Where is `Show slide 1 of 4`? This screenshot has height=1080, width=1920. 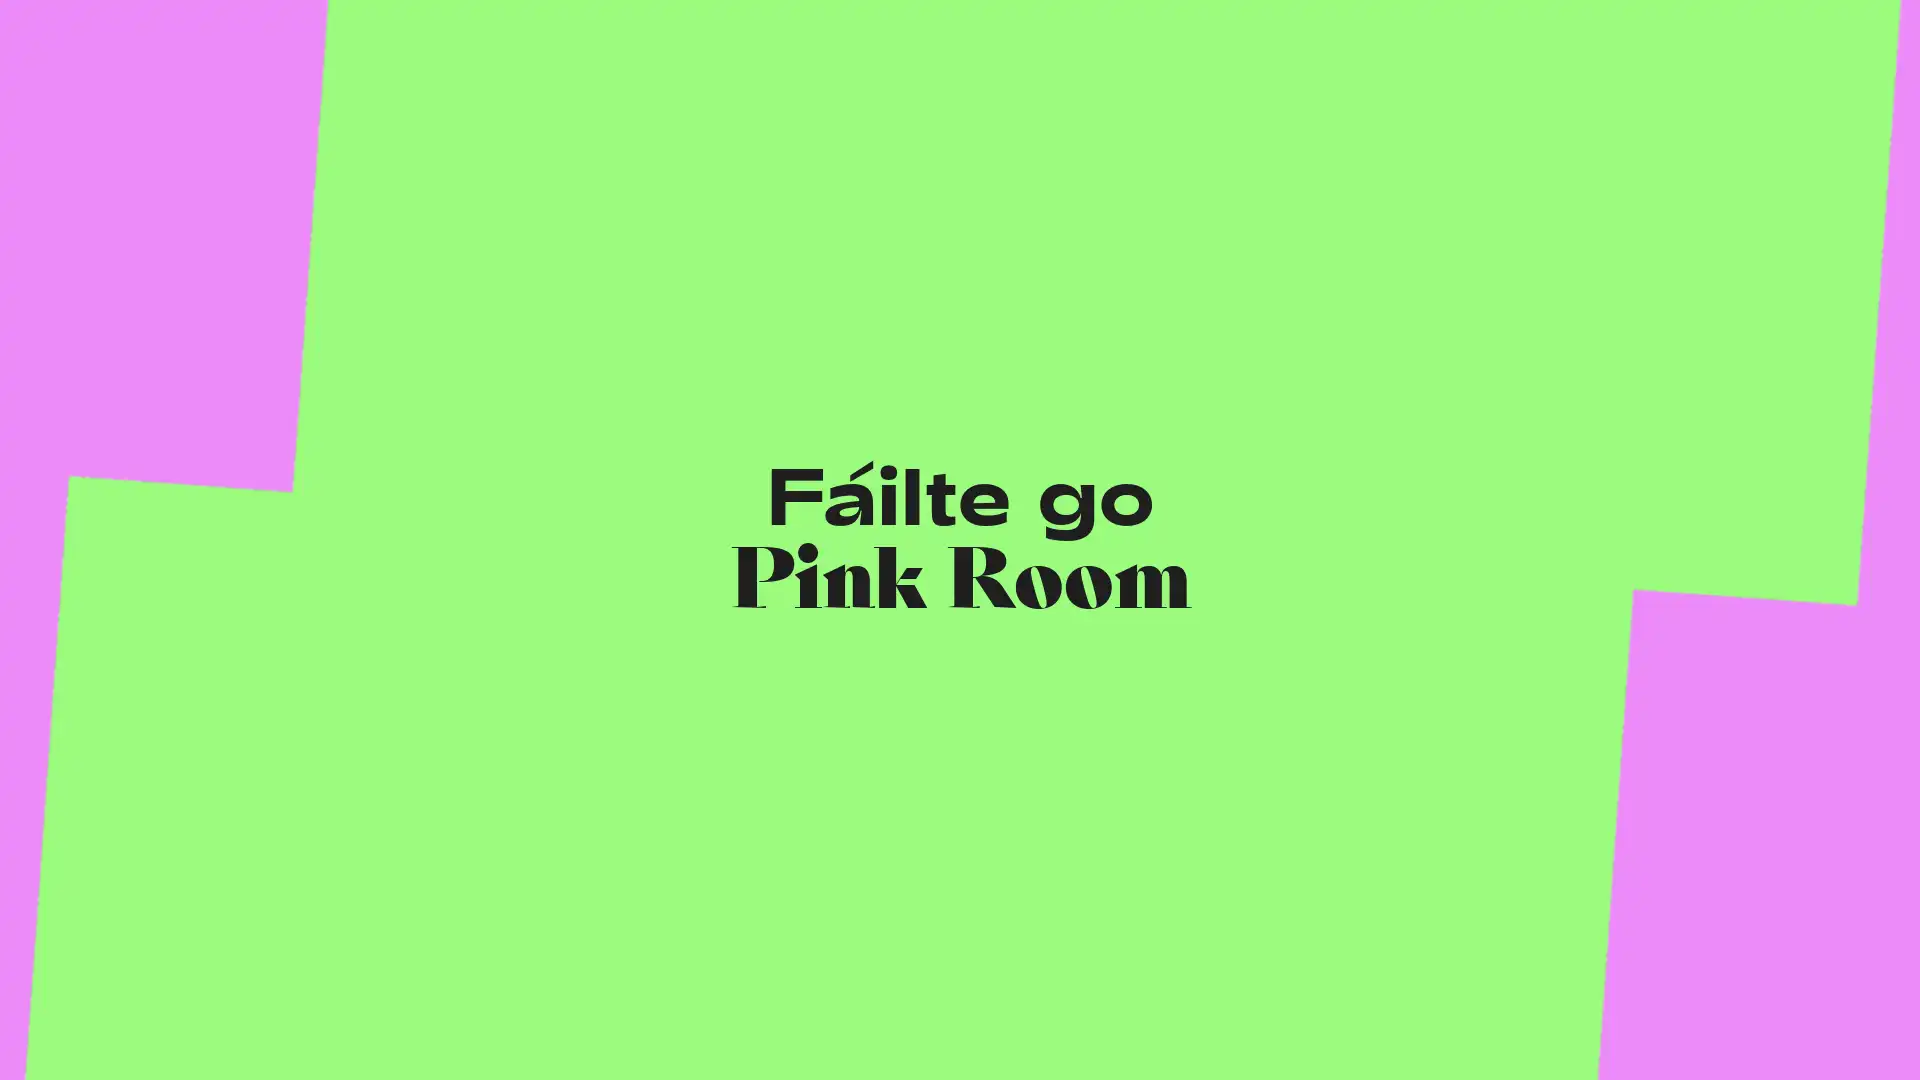
Show slide 1 of 4 is located at coordinates (553, 527).